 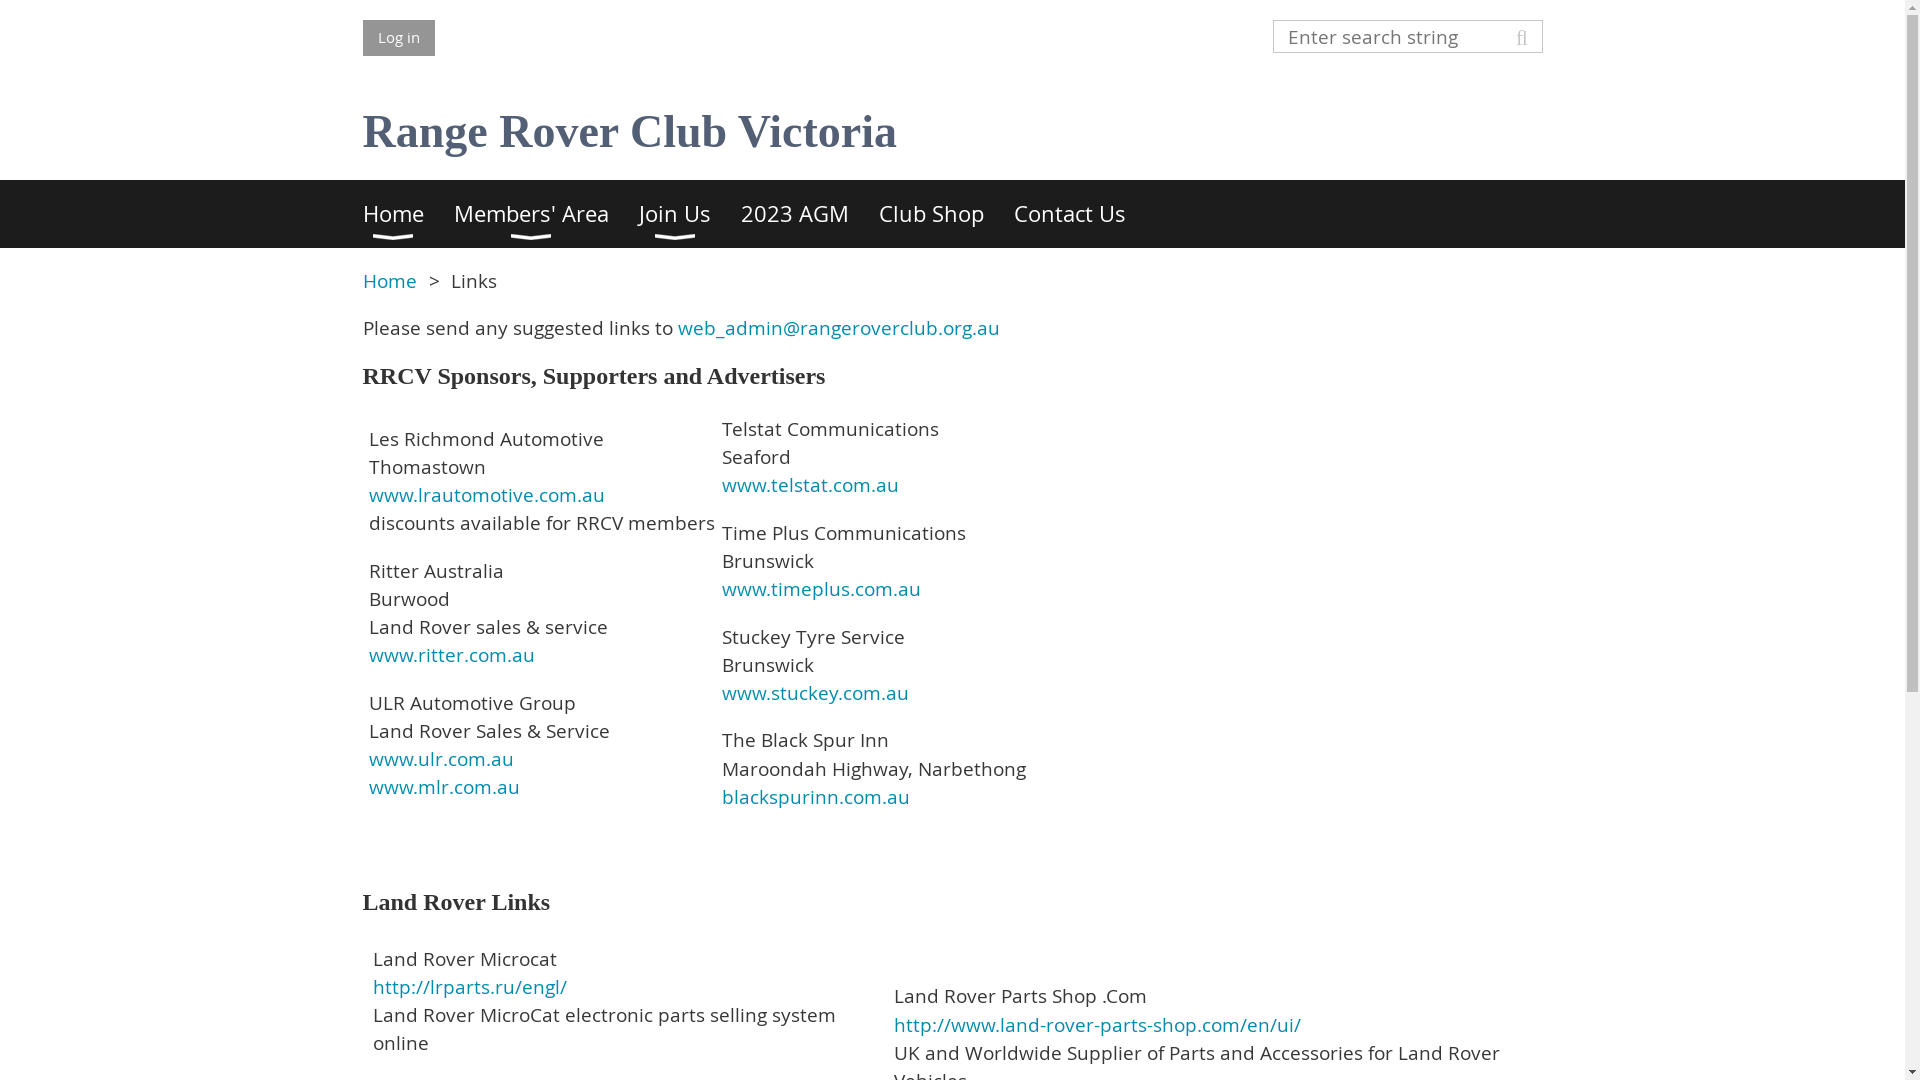 What do you see at coordinates (689, 213) in the screenshot?
I see `'Join Us'` at bounding box center [689, 213].